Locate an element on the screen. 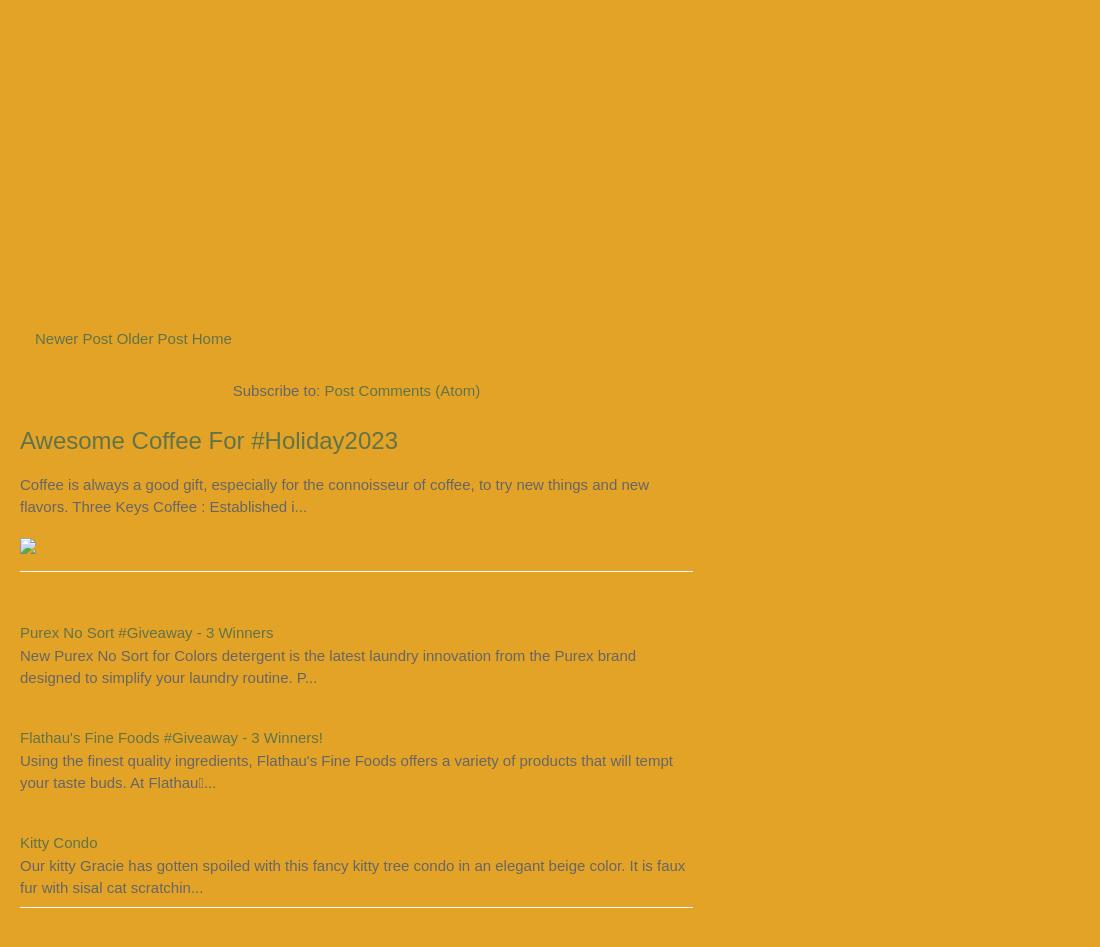  'Home' is located at coordinates (210, 336).